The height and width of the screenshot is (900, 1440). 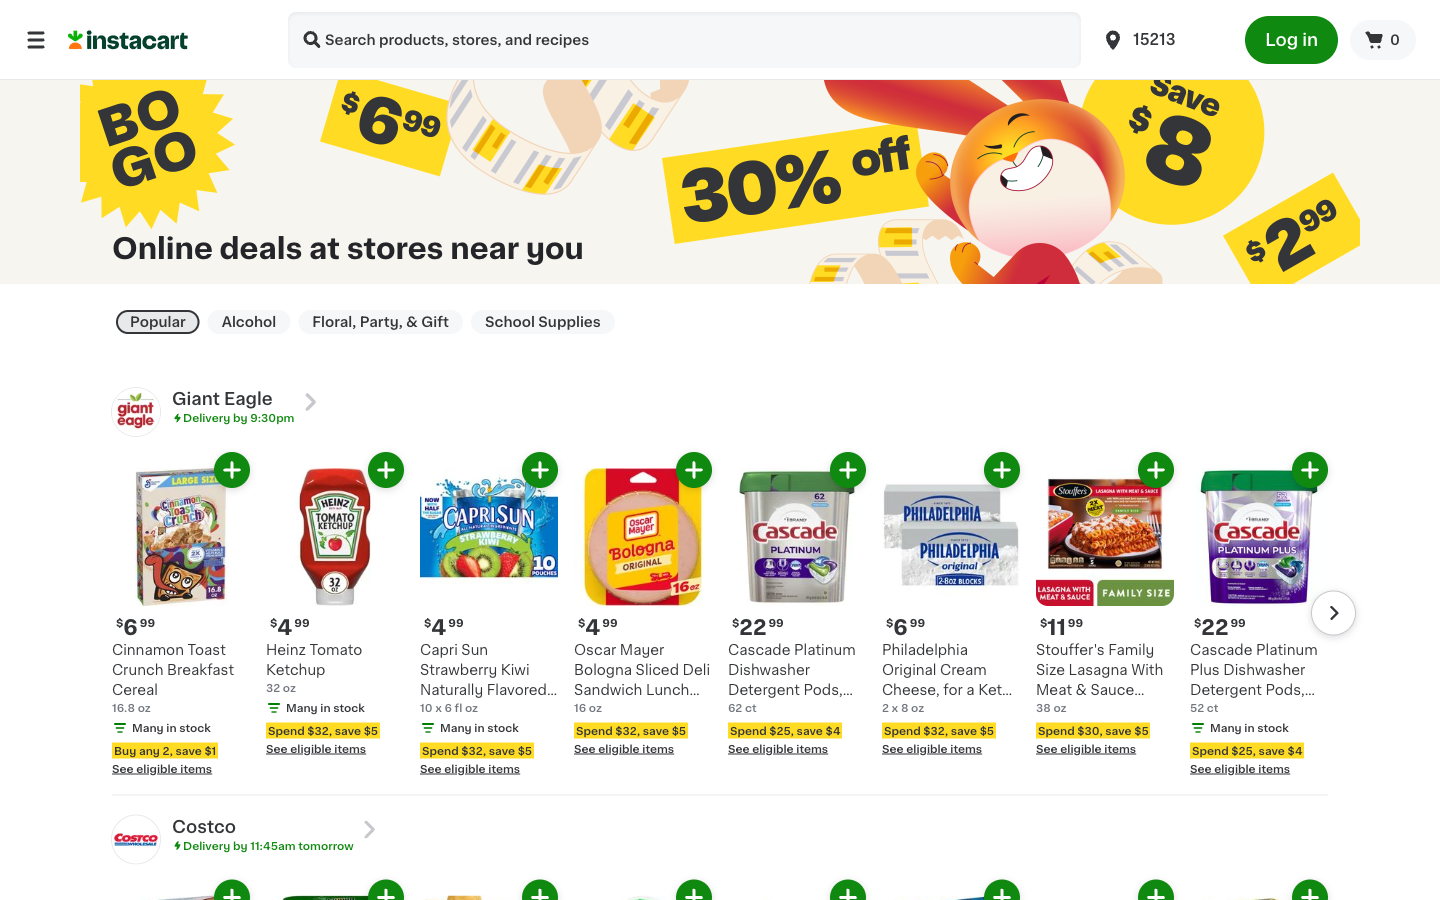 I want to click on Organize by Alcohol Type, so click(x=247, y=321).